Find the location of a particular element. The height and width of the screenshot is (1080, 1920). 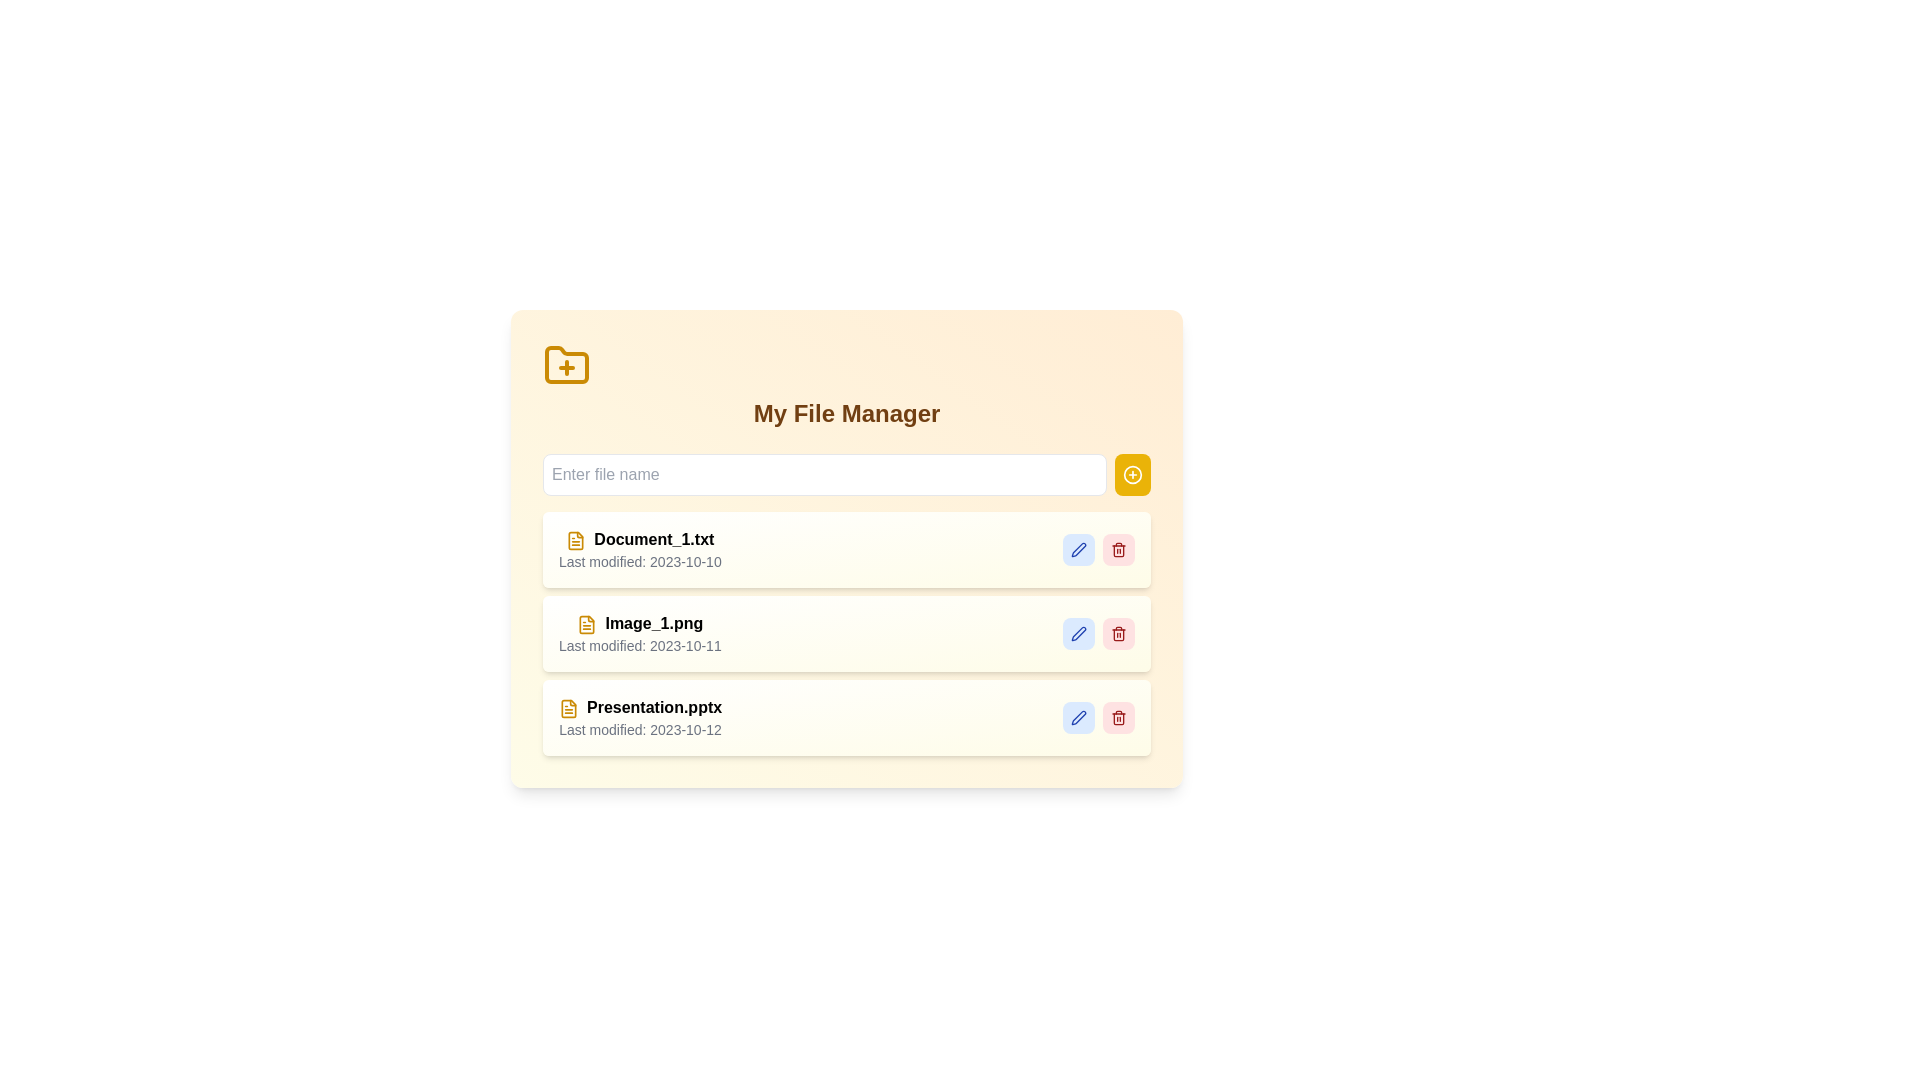

the prominent 'Add' or 'Create' icon-based button located in the top-right corner of the main interface is located at coordinates (1132, 474).